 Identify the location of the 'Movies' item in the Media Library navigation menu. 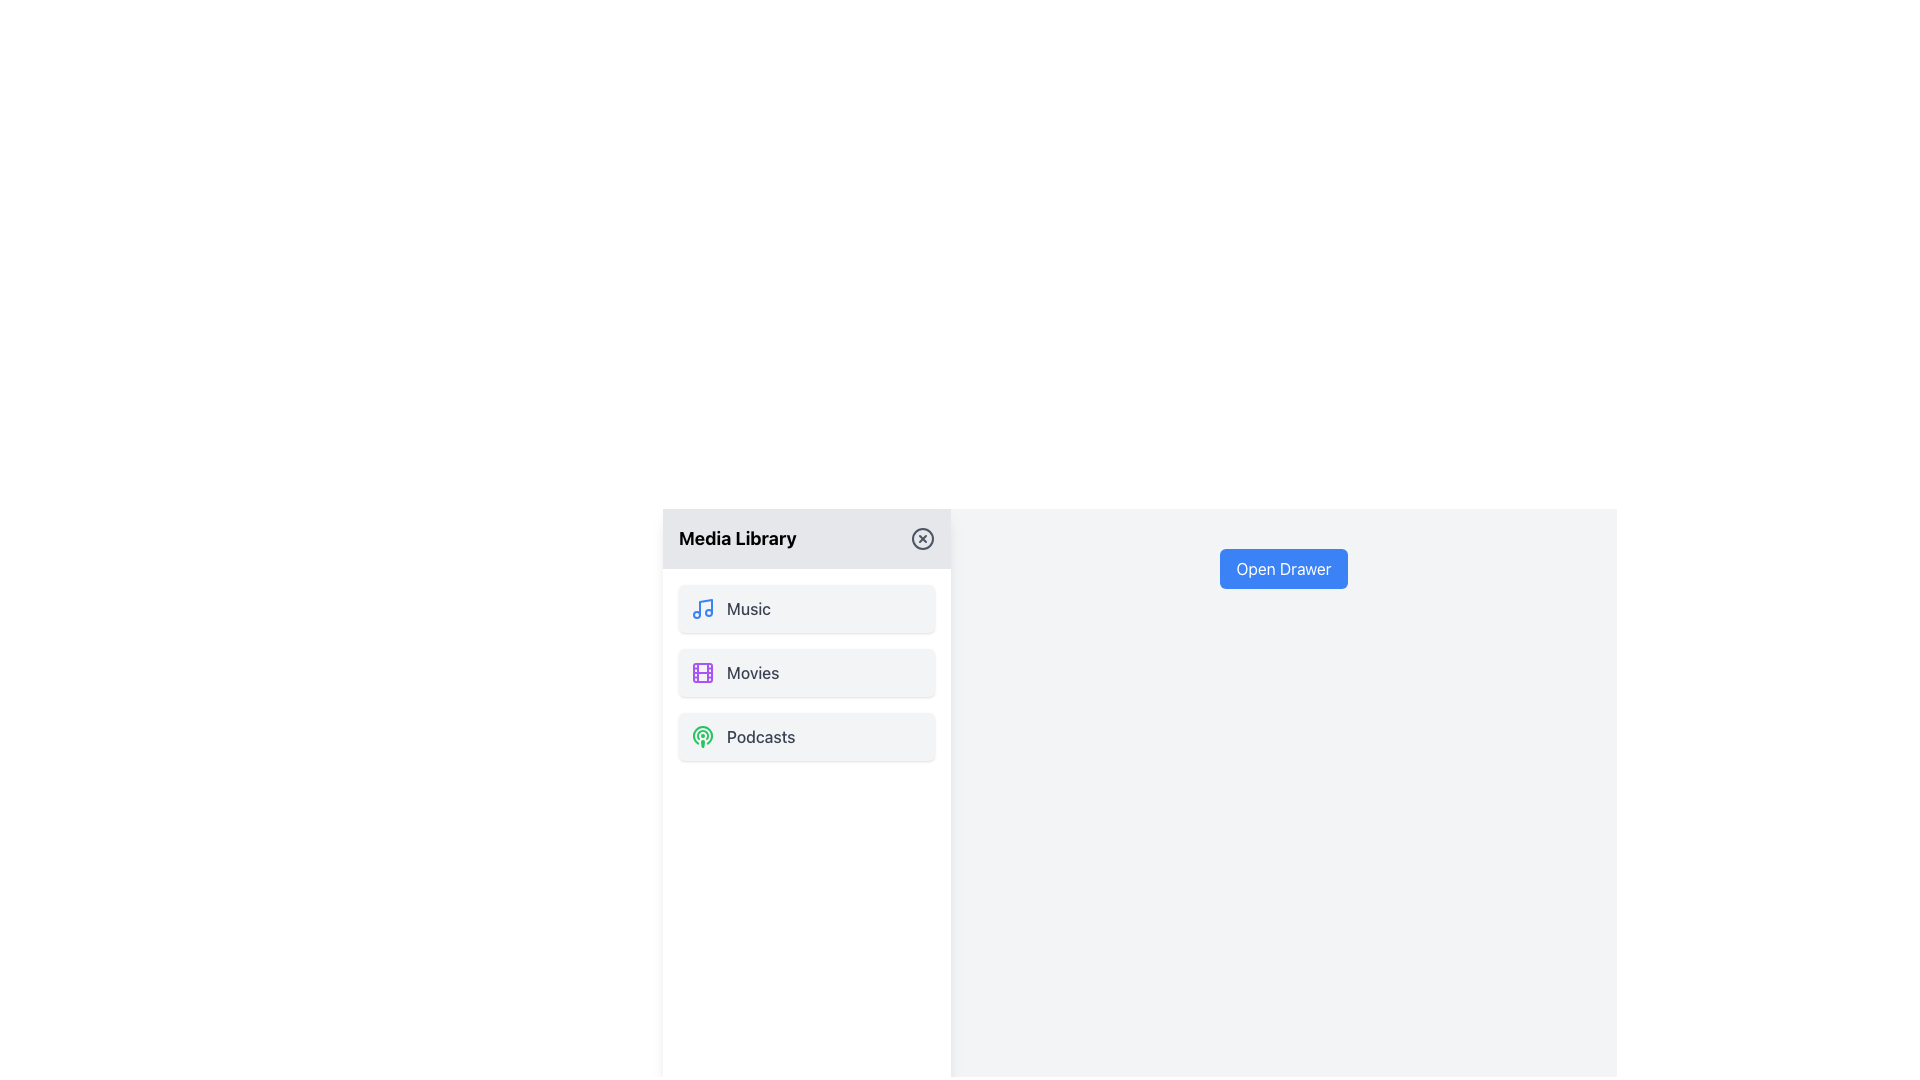
(806, 672).